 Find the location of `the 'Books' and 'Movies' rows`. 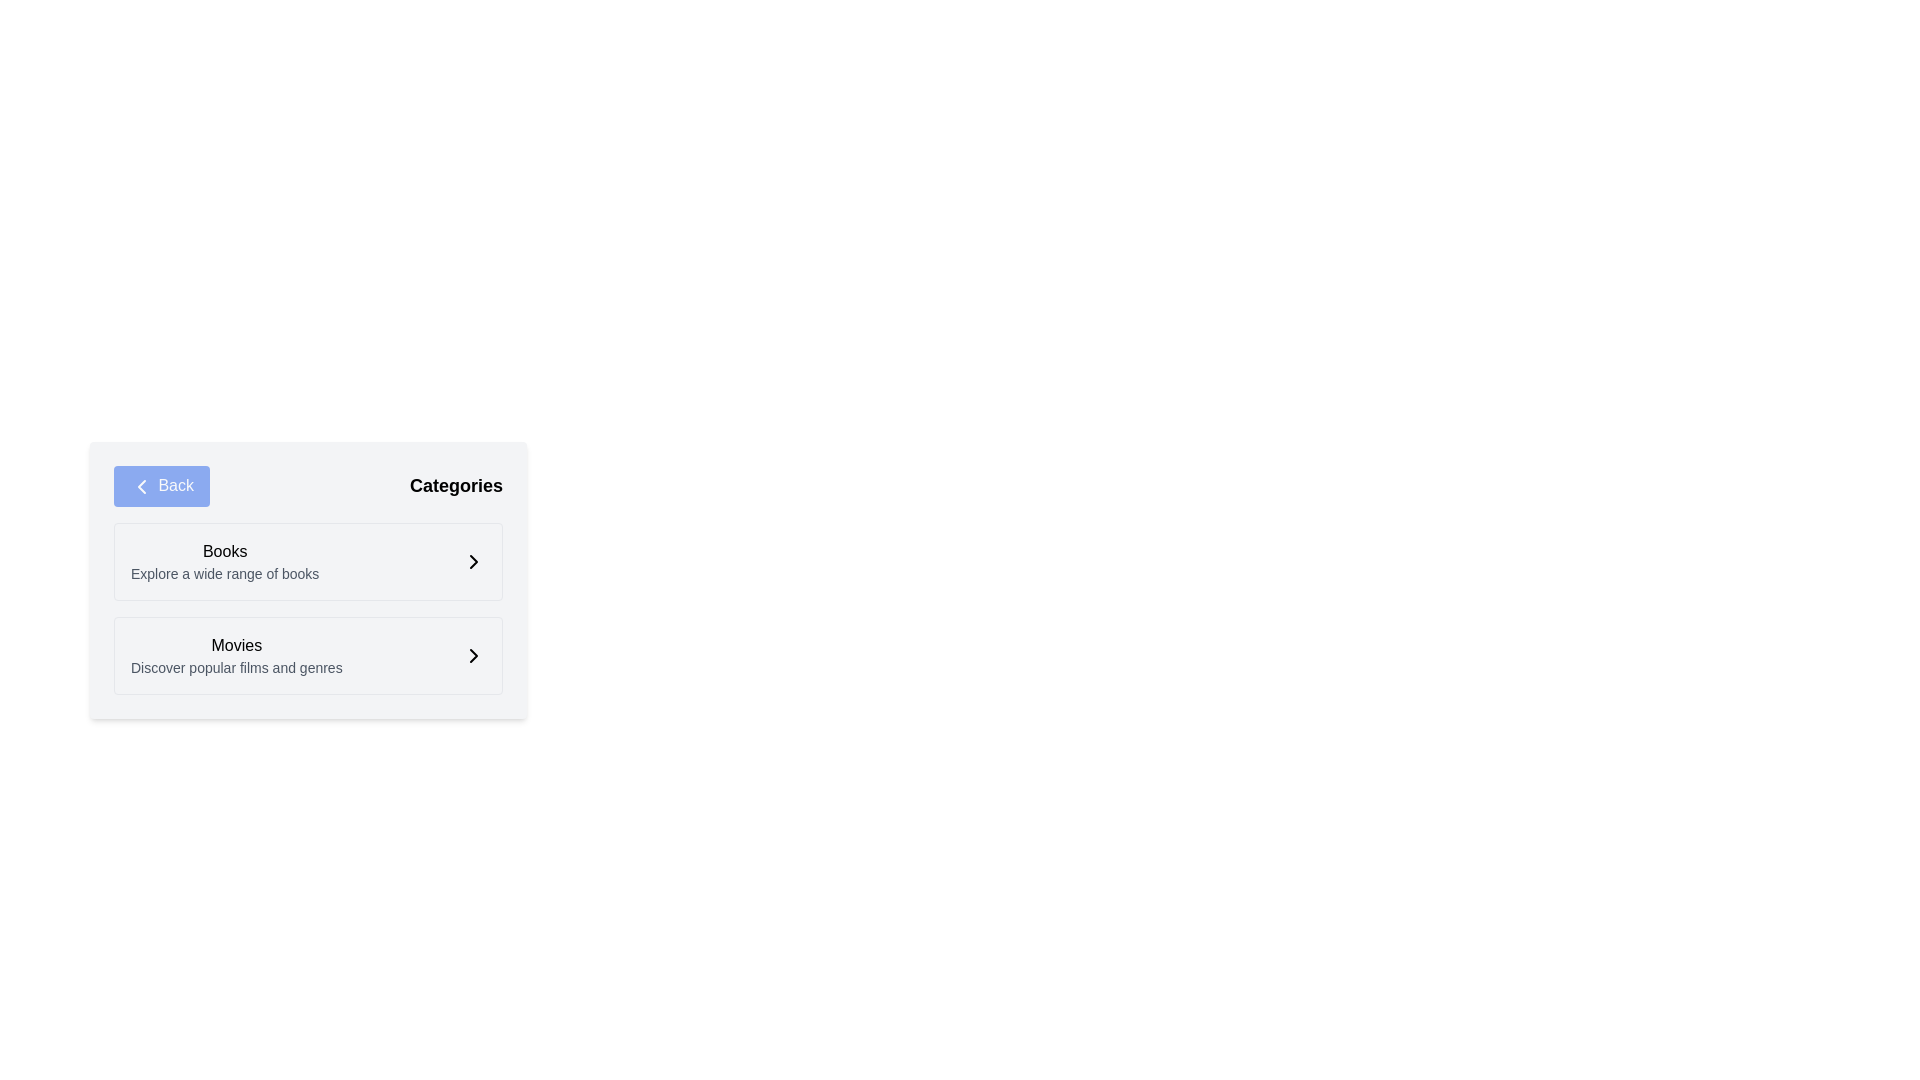

the 'Books' and 'Movies' rows is located at coordinates (307, 607).